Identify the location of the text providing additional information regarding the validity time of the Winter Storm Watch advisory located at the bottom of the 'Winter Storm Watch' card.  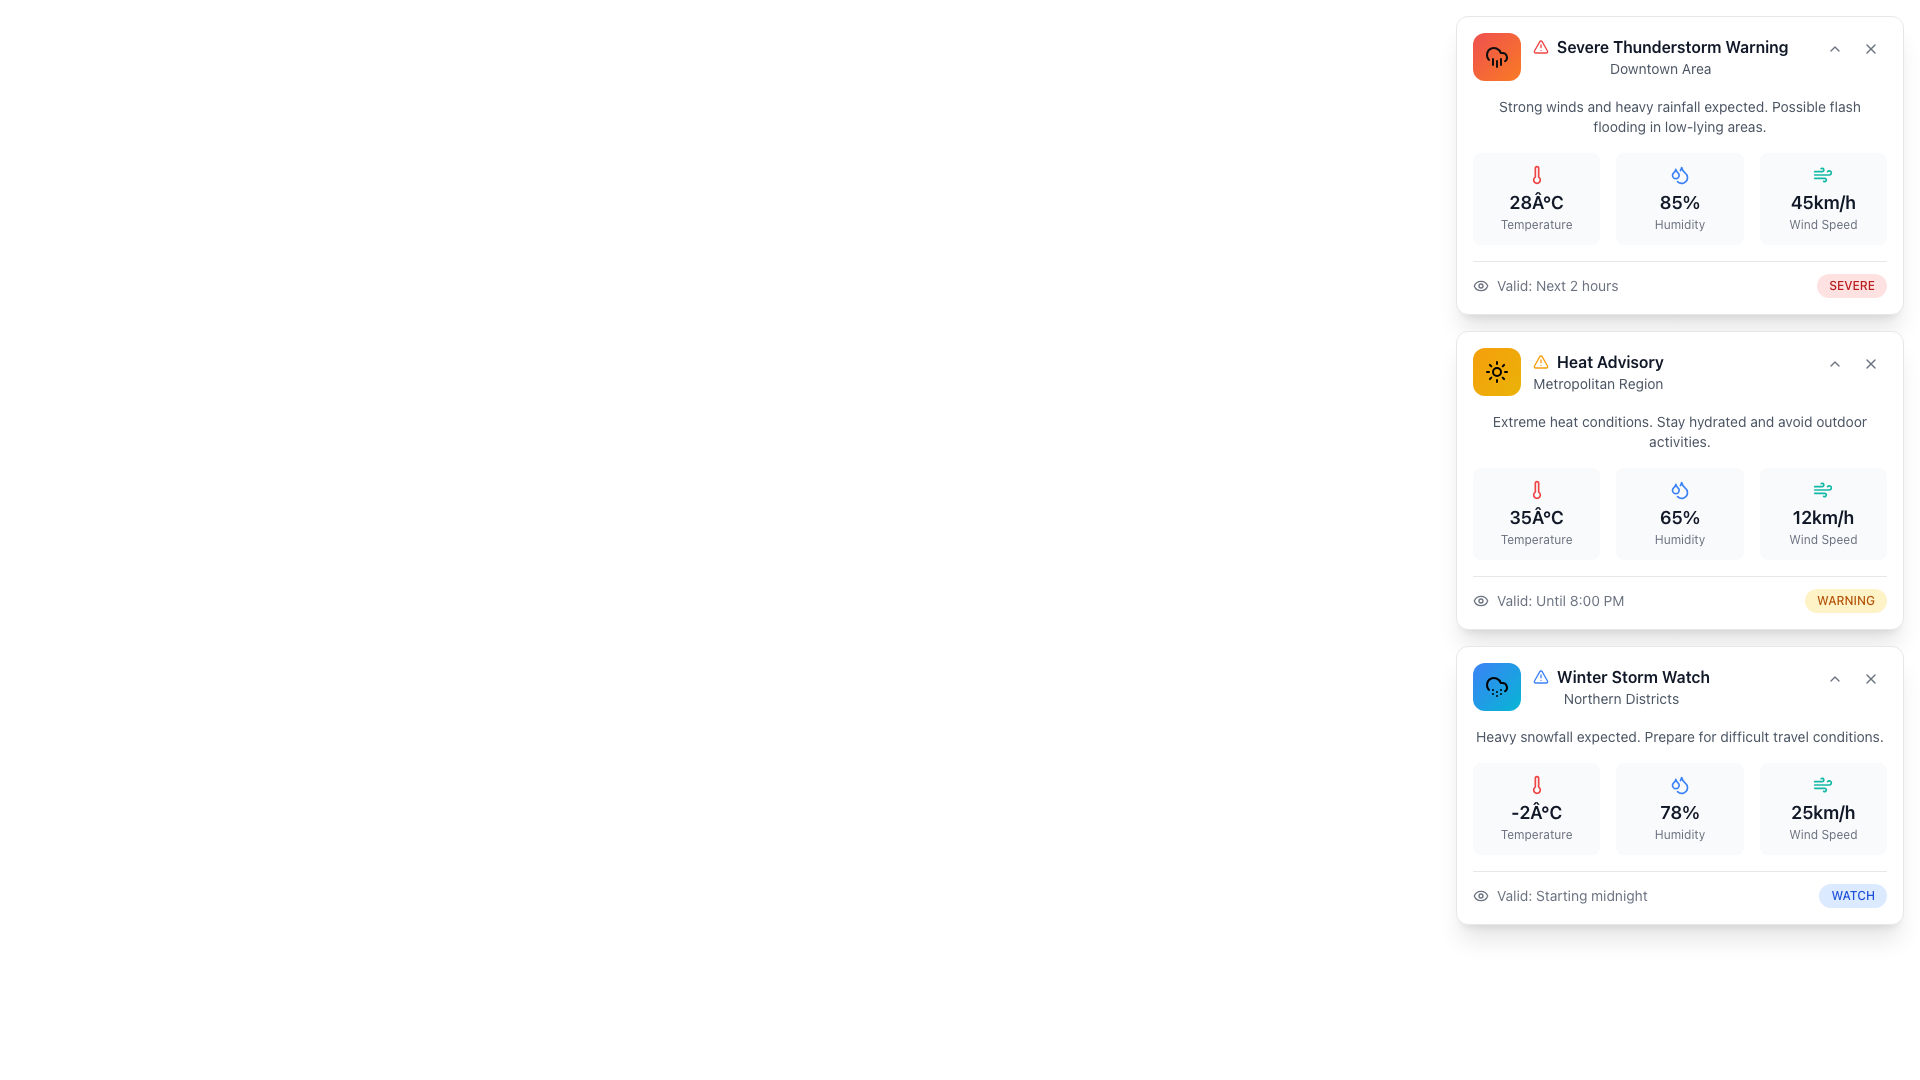
(1571, 894).